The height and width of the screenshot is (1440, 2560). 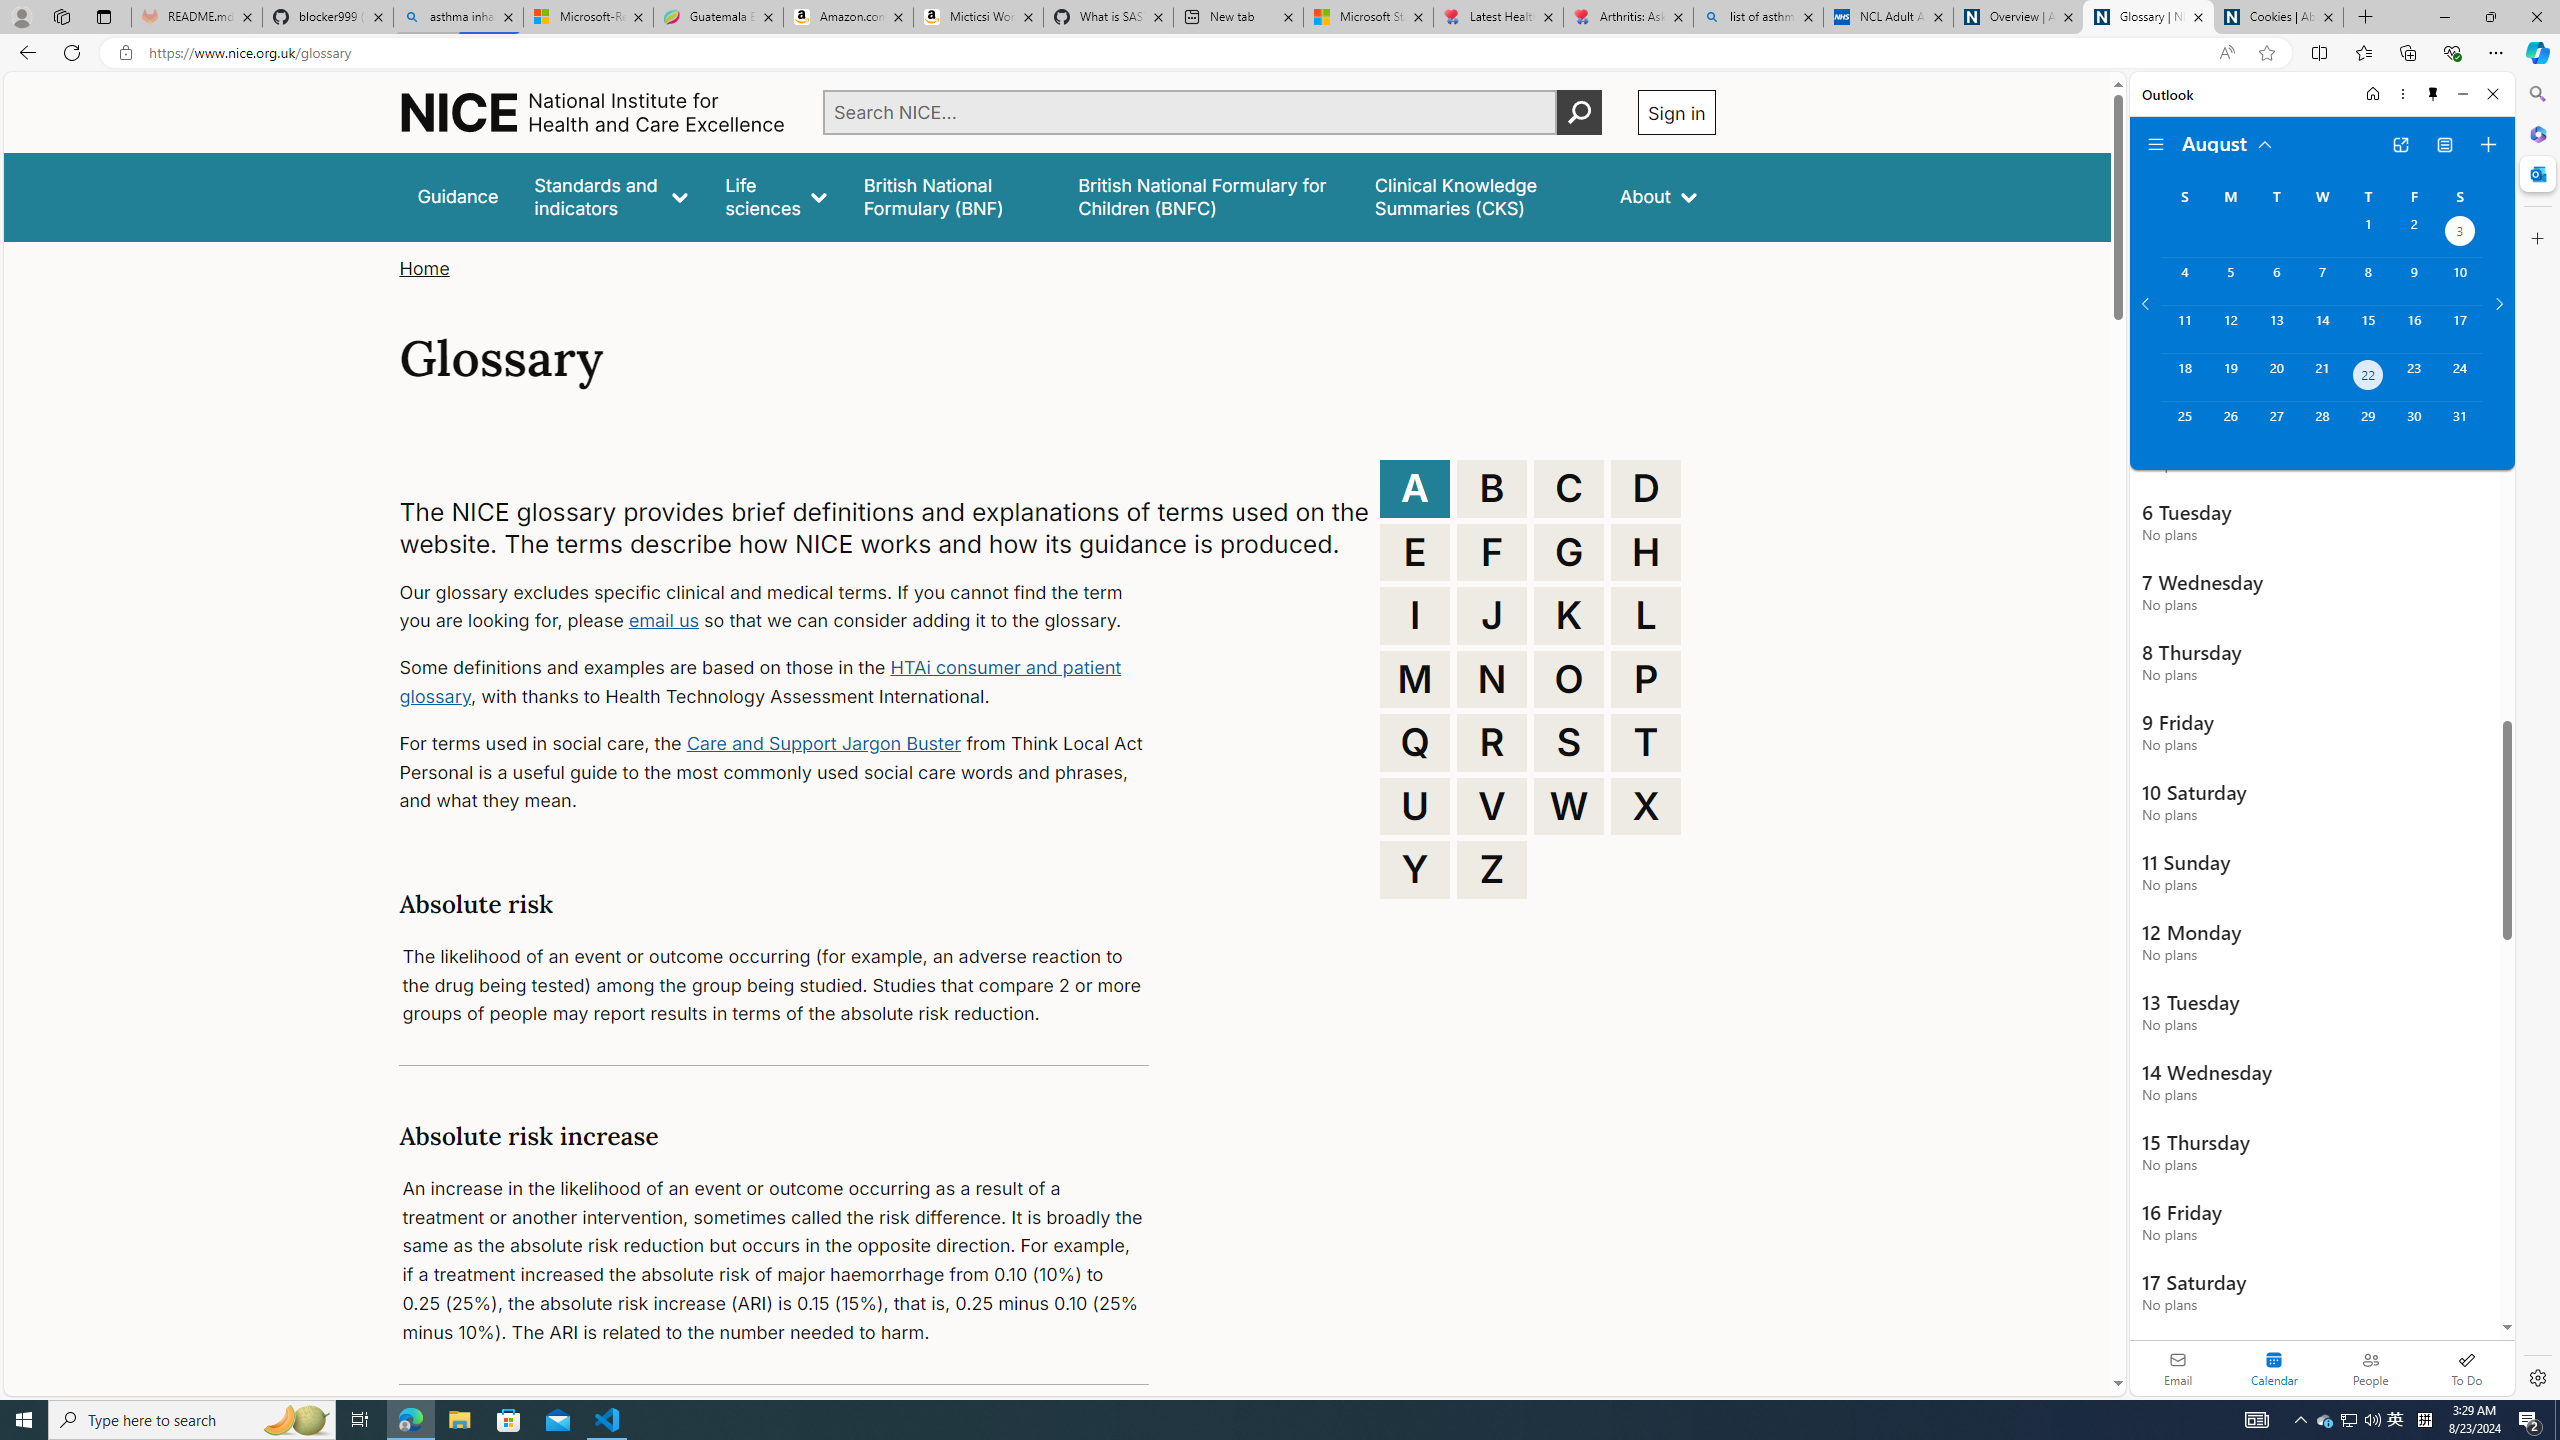 I want to click on 'View Switcher. Current view is Agenda view', so click(x=2443, y=145).